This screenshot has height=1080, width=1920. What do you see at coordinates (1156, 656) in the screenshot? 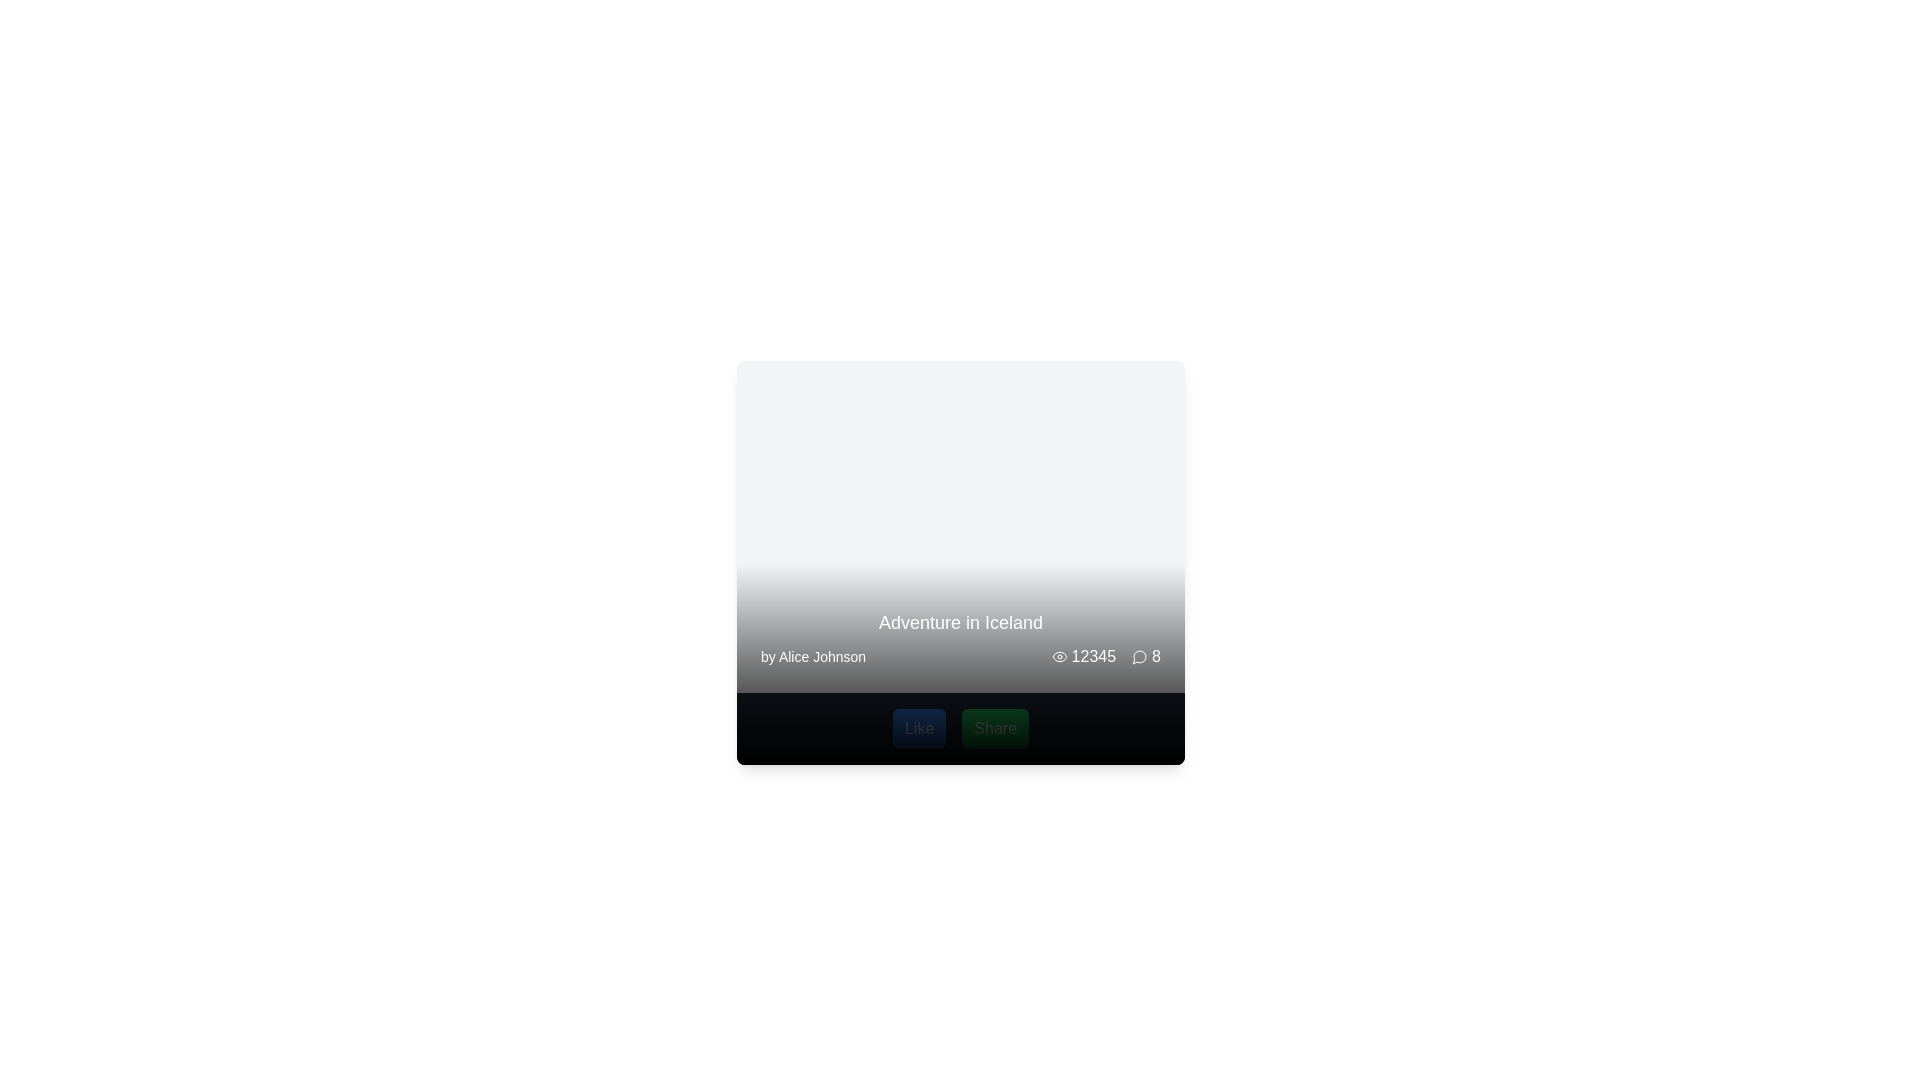
I see `the Text display showing the number '8', which is positioned adjacent to a message bubble icon in the bottom-right corner of the interface` at bounding box center [1156, 656].